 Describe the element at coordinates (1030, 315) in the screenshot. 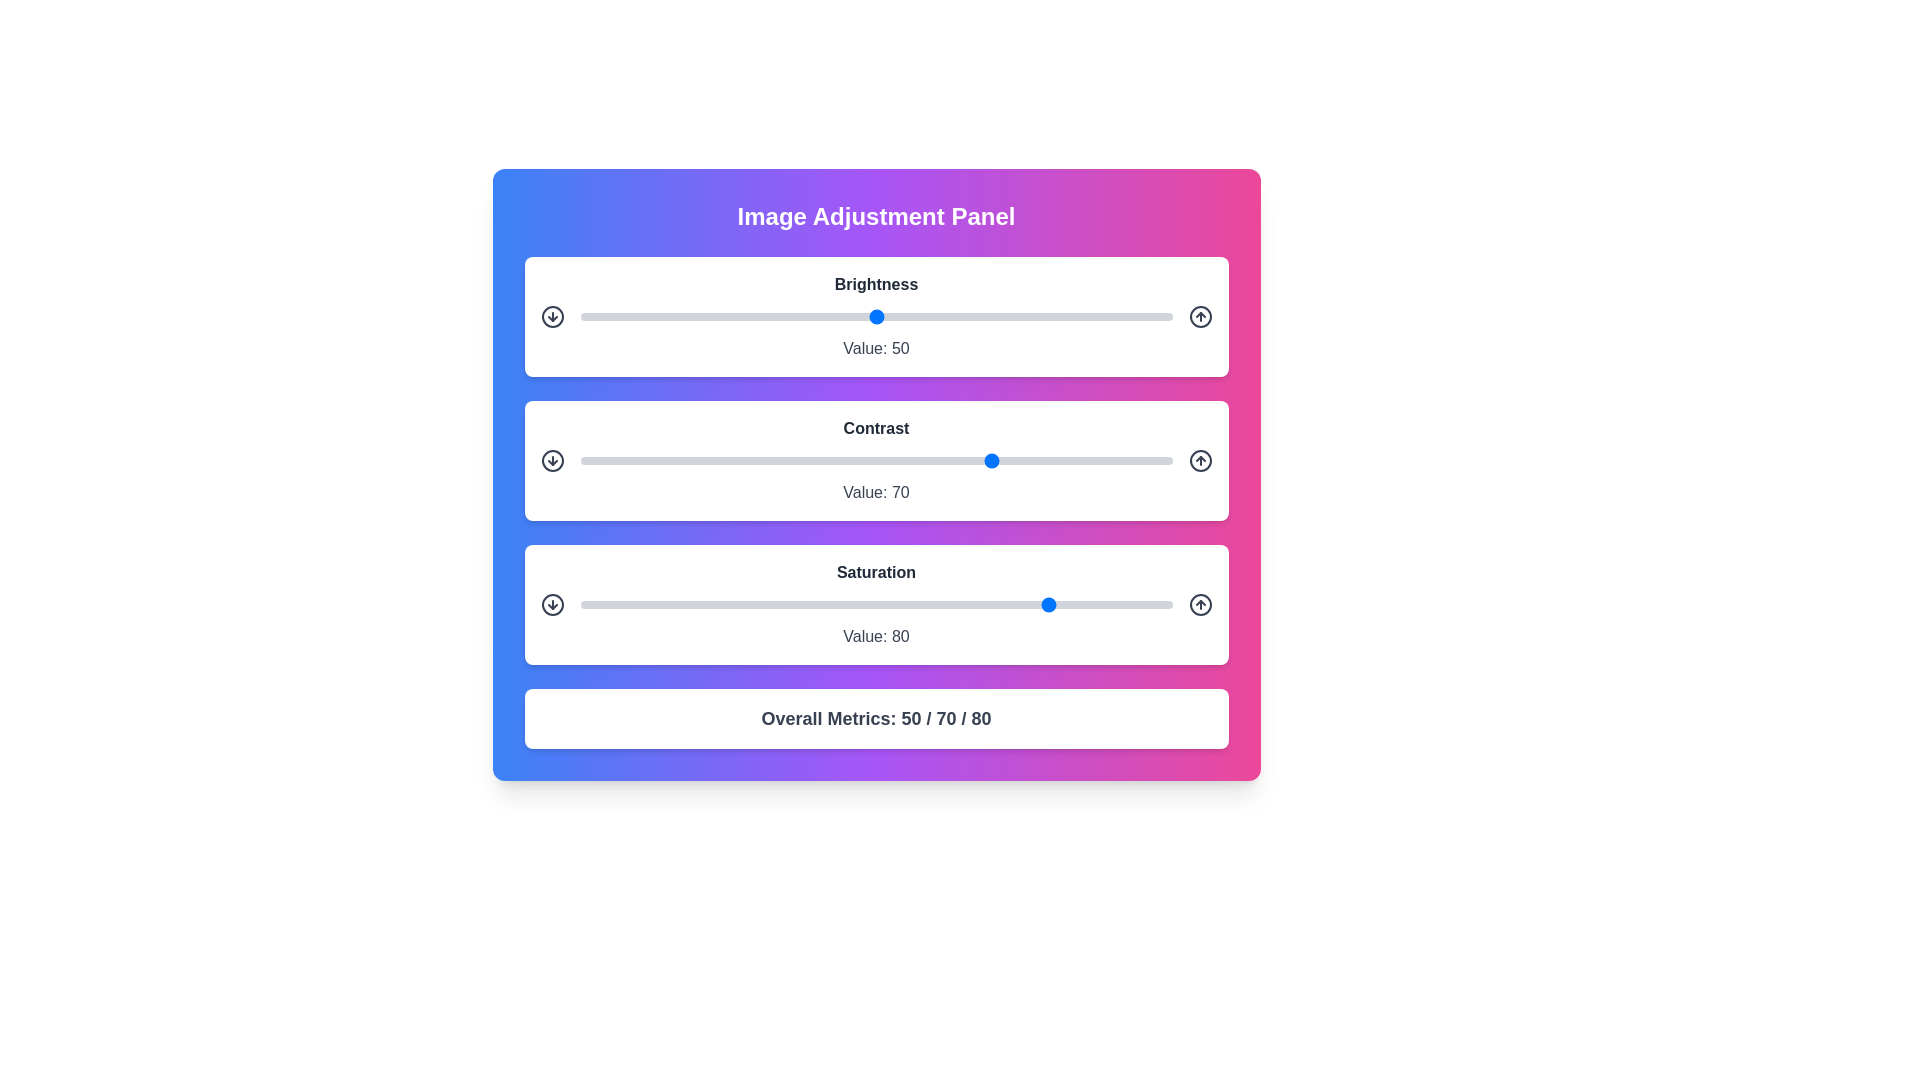

I see `brightness` at that location.